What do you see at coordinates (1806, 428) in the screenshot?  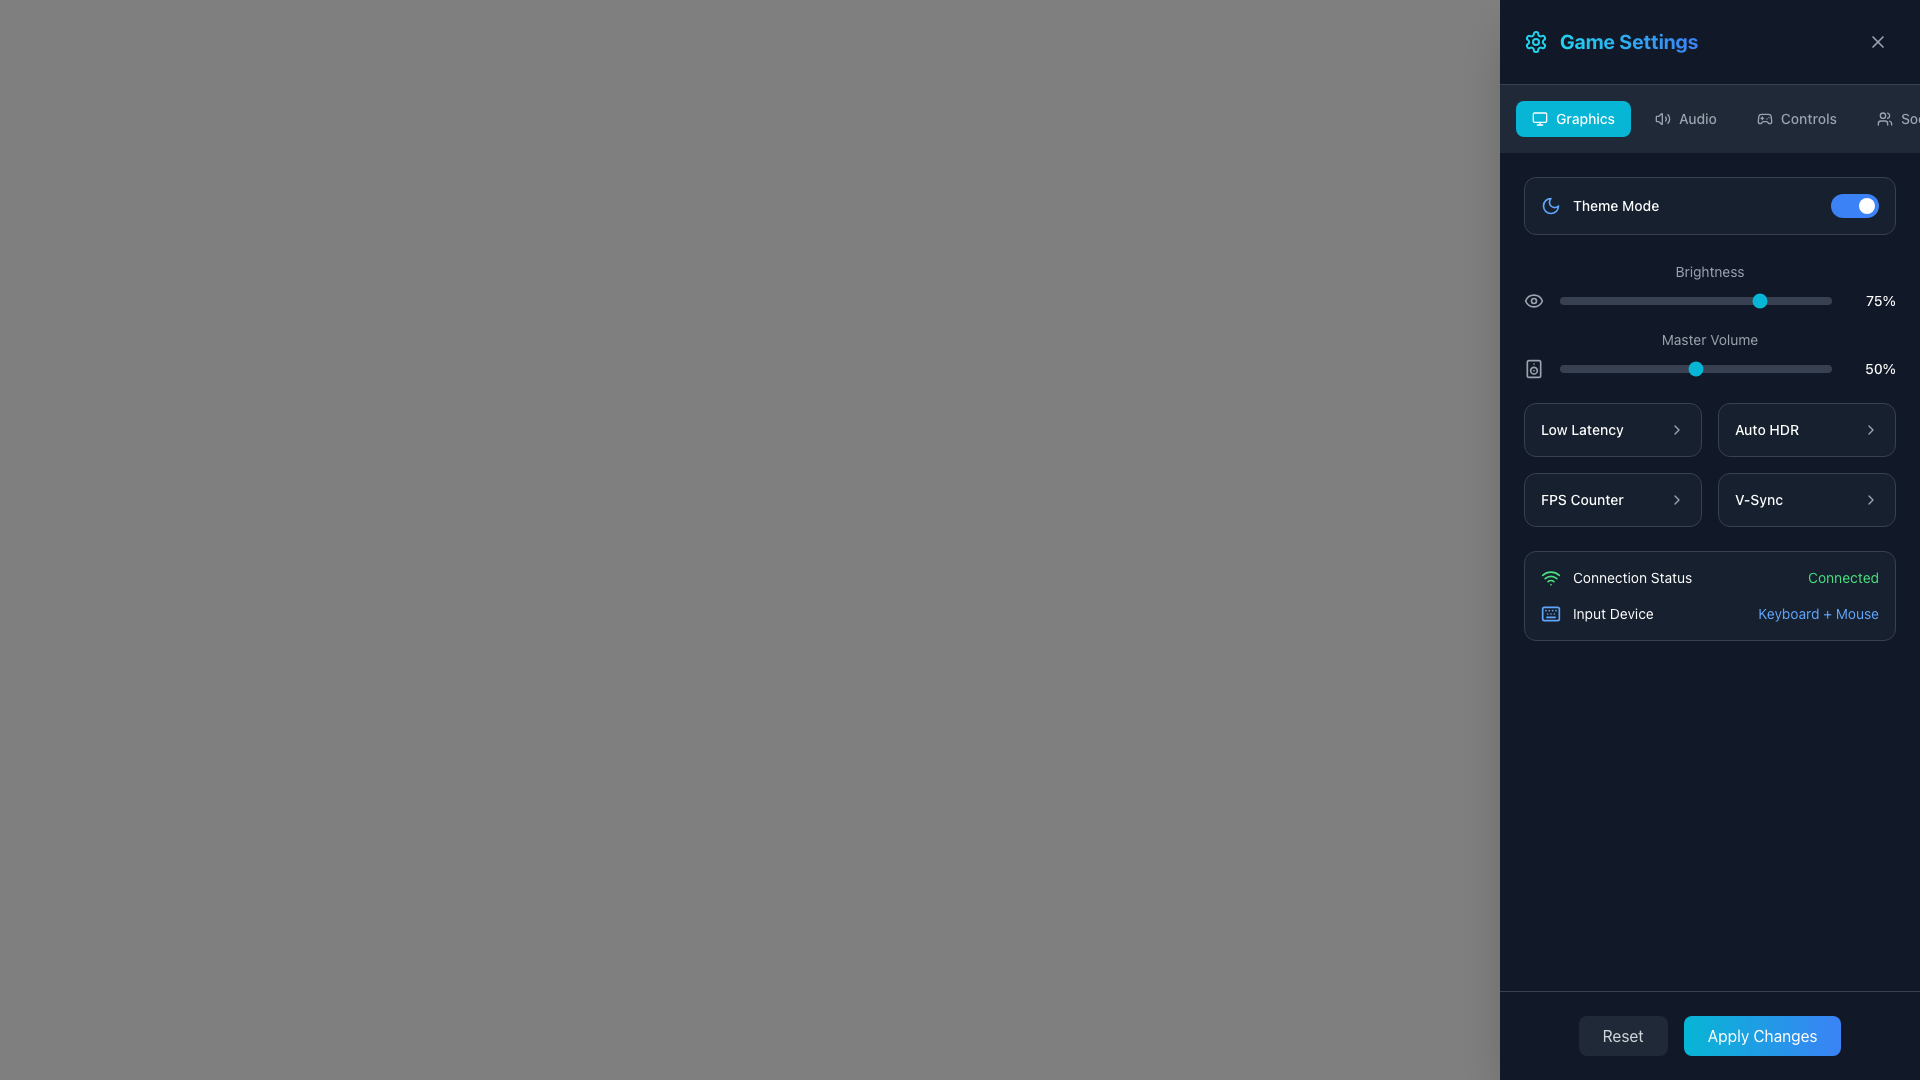 I see `the navigational button for 'Auto HDR', which is the second button in the top row of a two-row grid layout` at bounding box center [1806, 428].